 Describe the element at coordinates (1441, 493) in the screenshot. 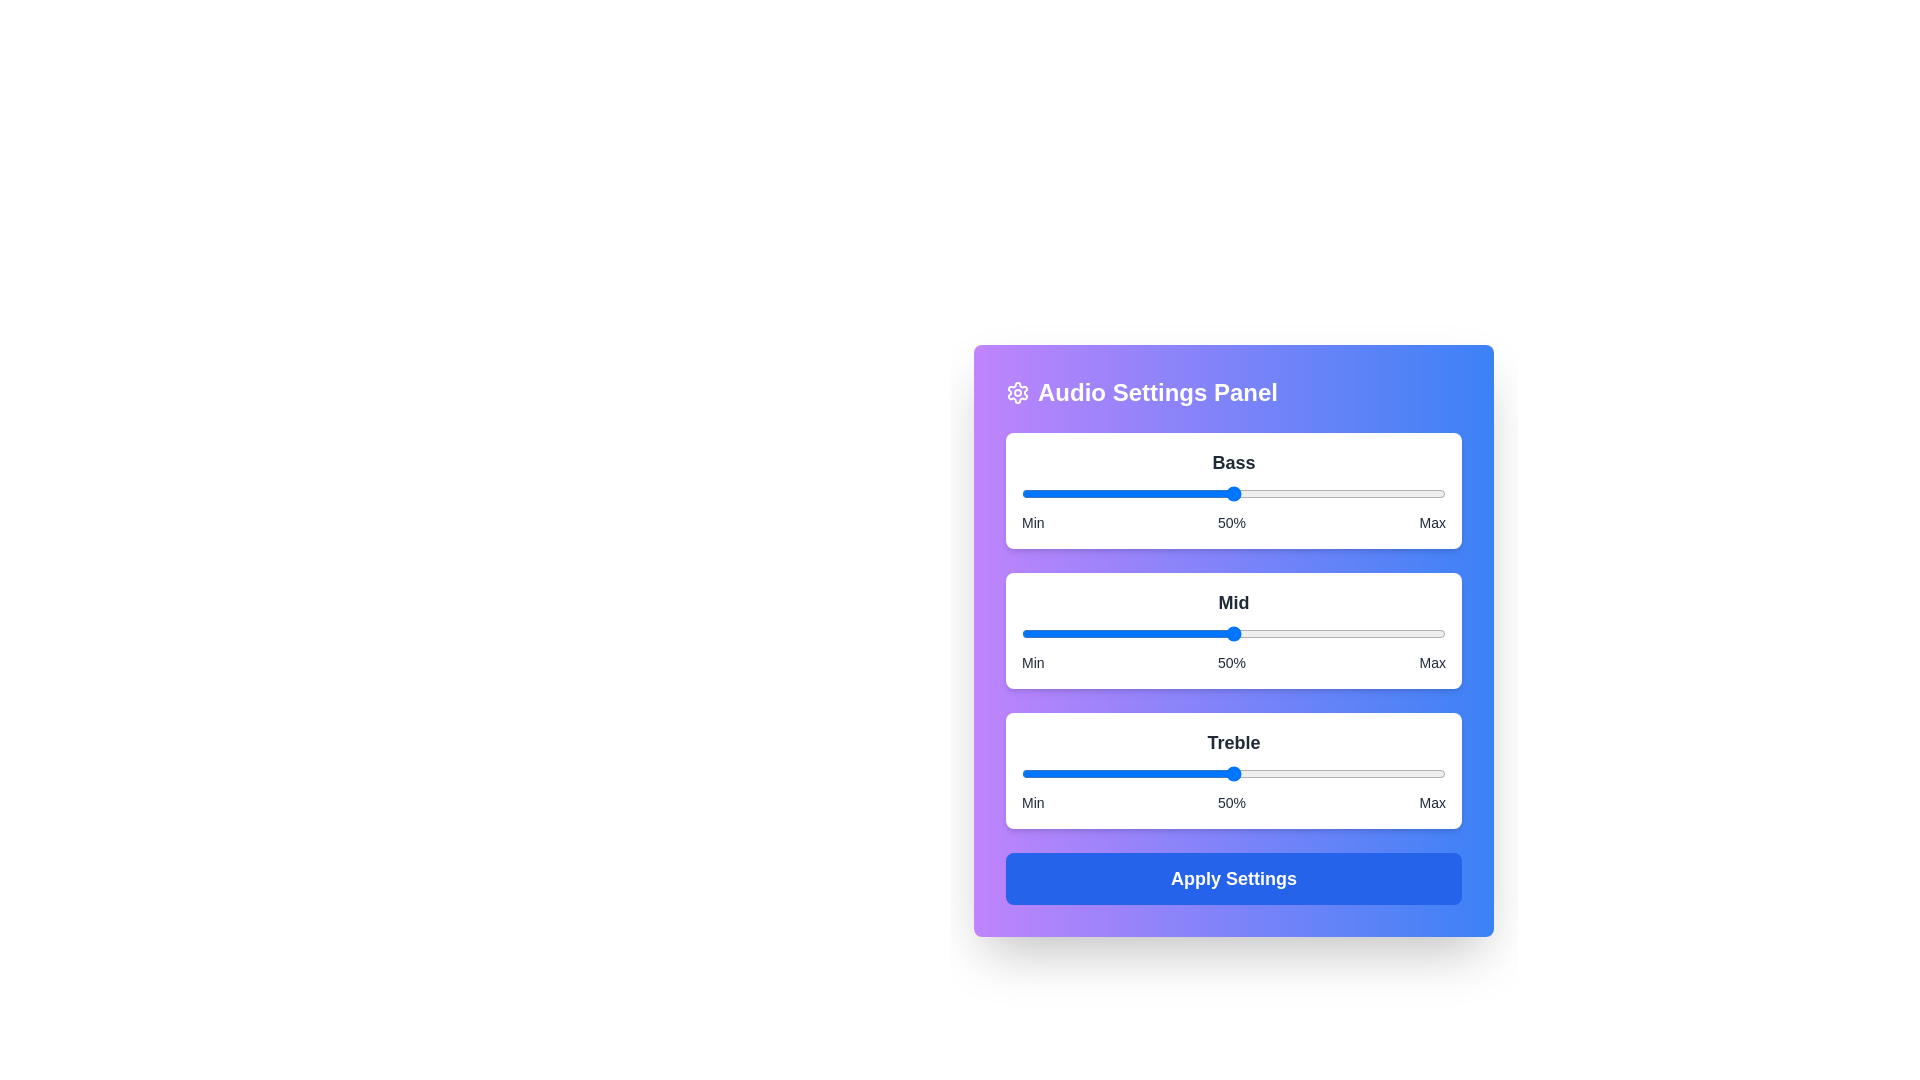

I see `the bass level` at that location.